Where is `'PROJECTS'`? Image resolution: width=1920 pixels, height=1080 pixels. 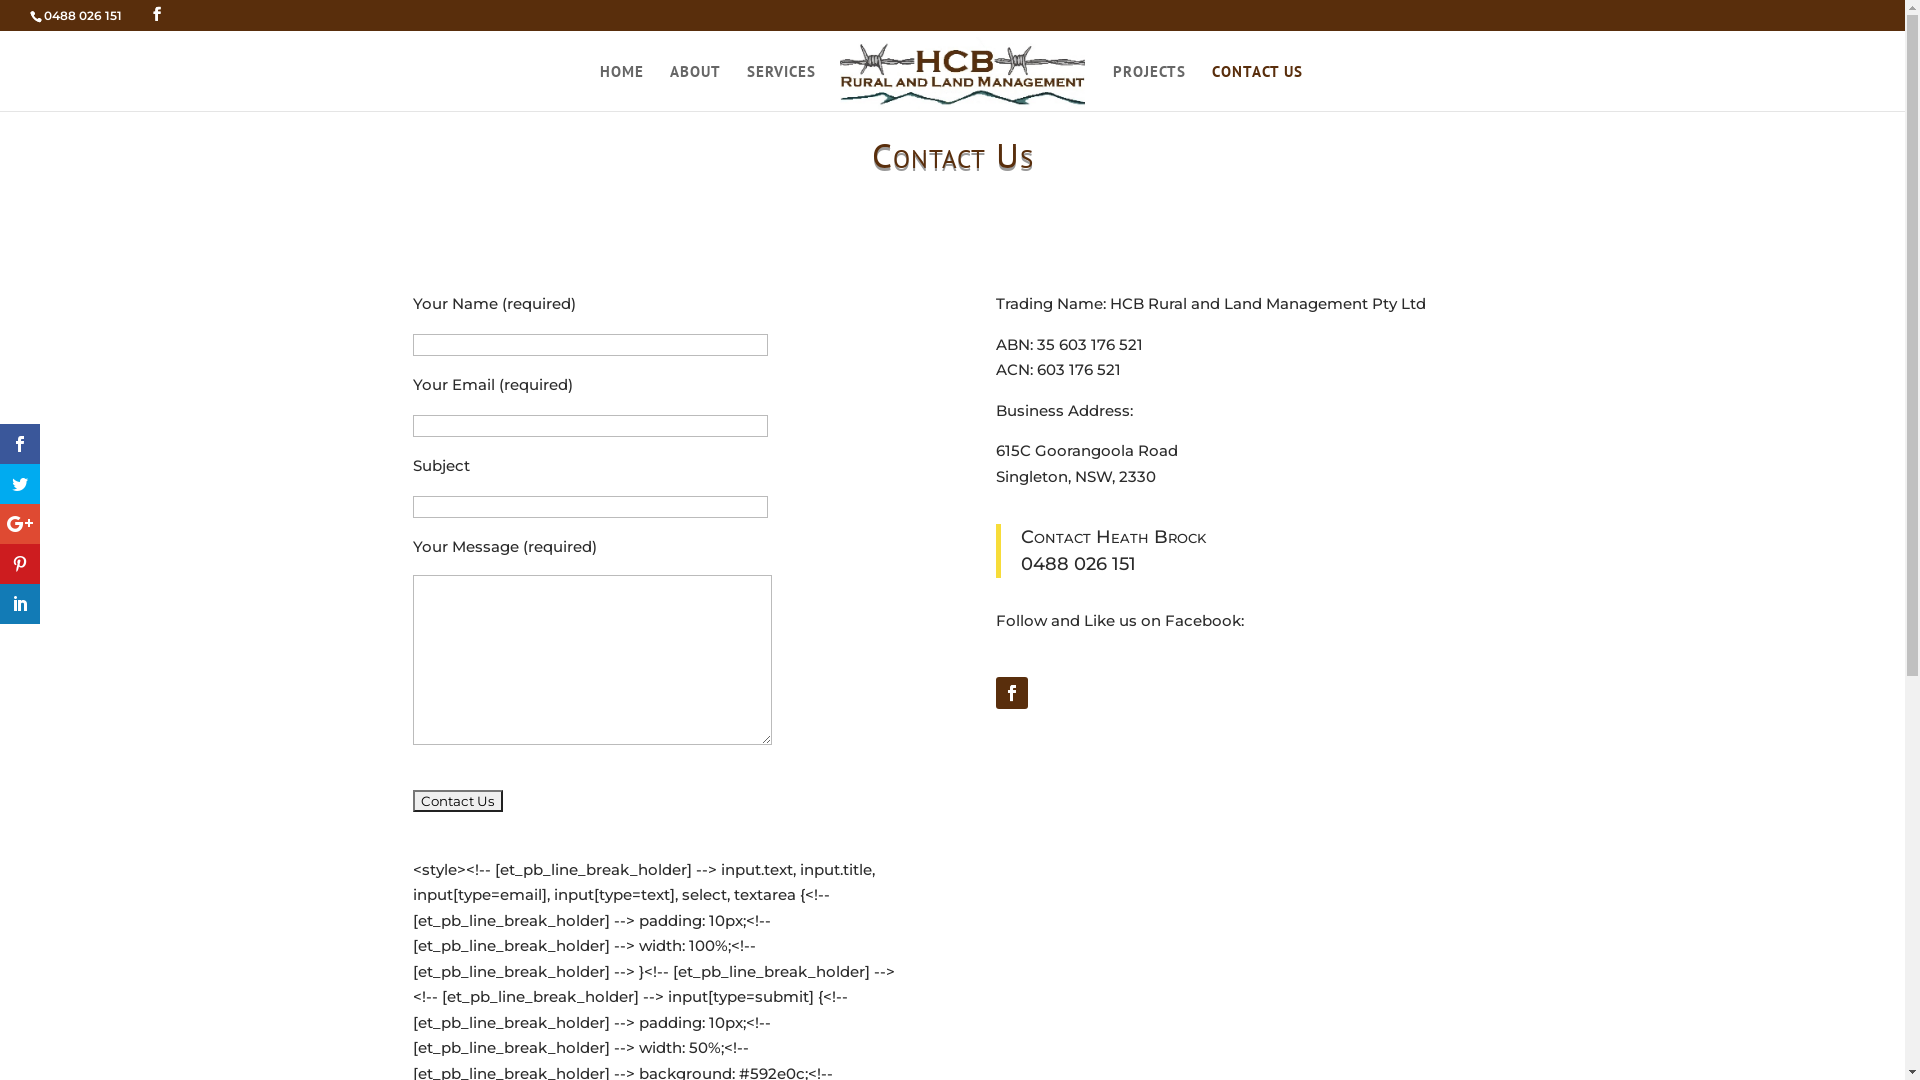 'PROJECTS' is located at coordinates (1149, 76).